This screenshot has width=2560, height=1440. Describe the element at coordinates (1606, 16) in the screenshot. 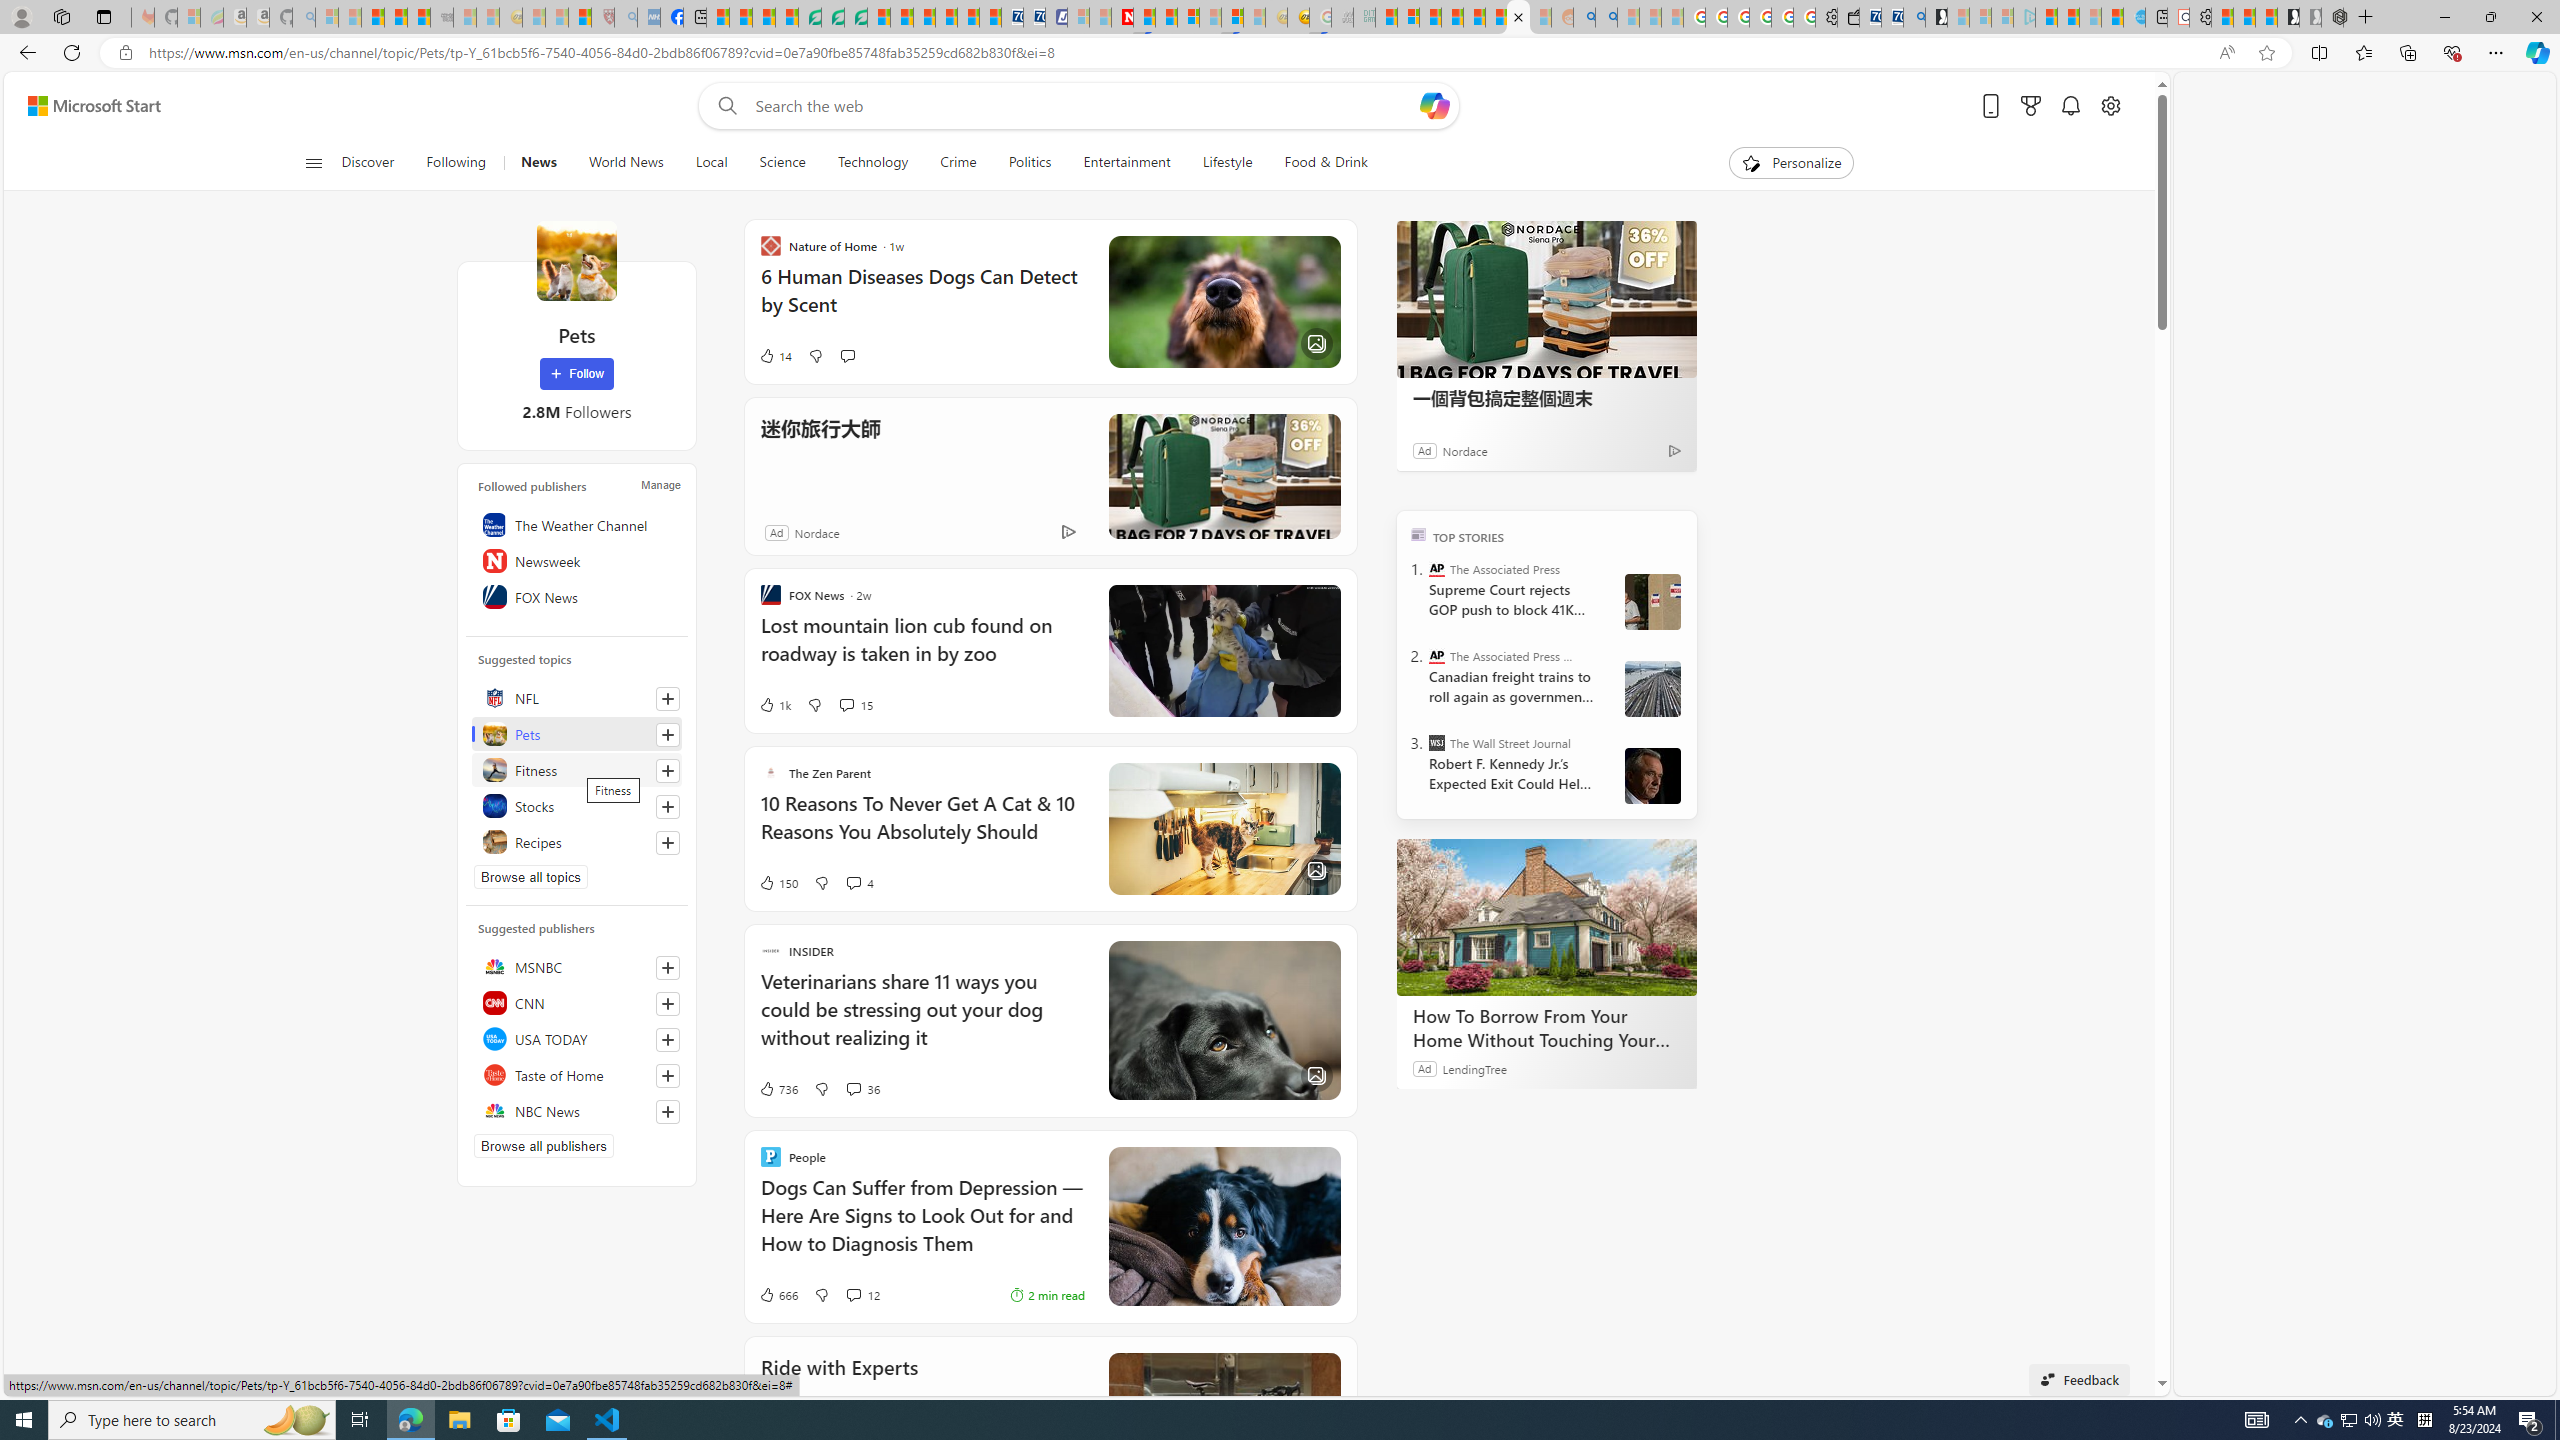

I see `'Utah sues federal government - Search'` at that location.